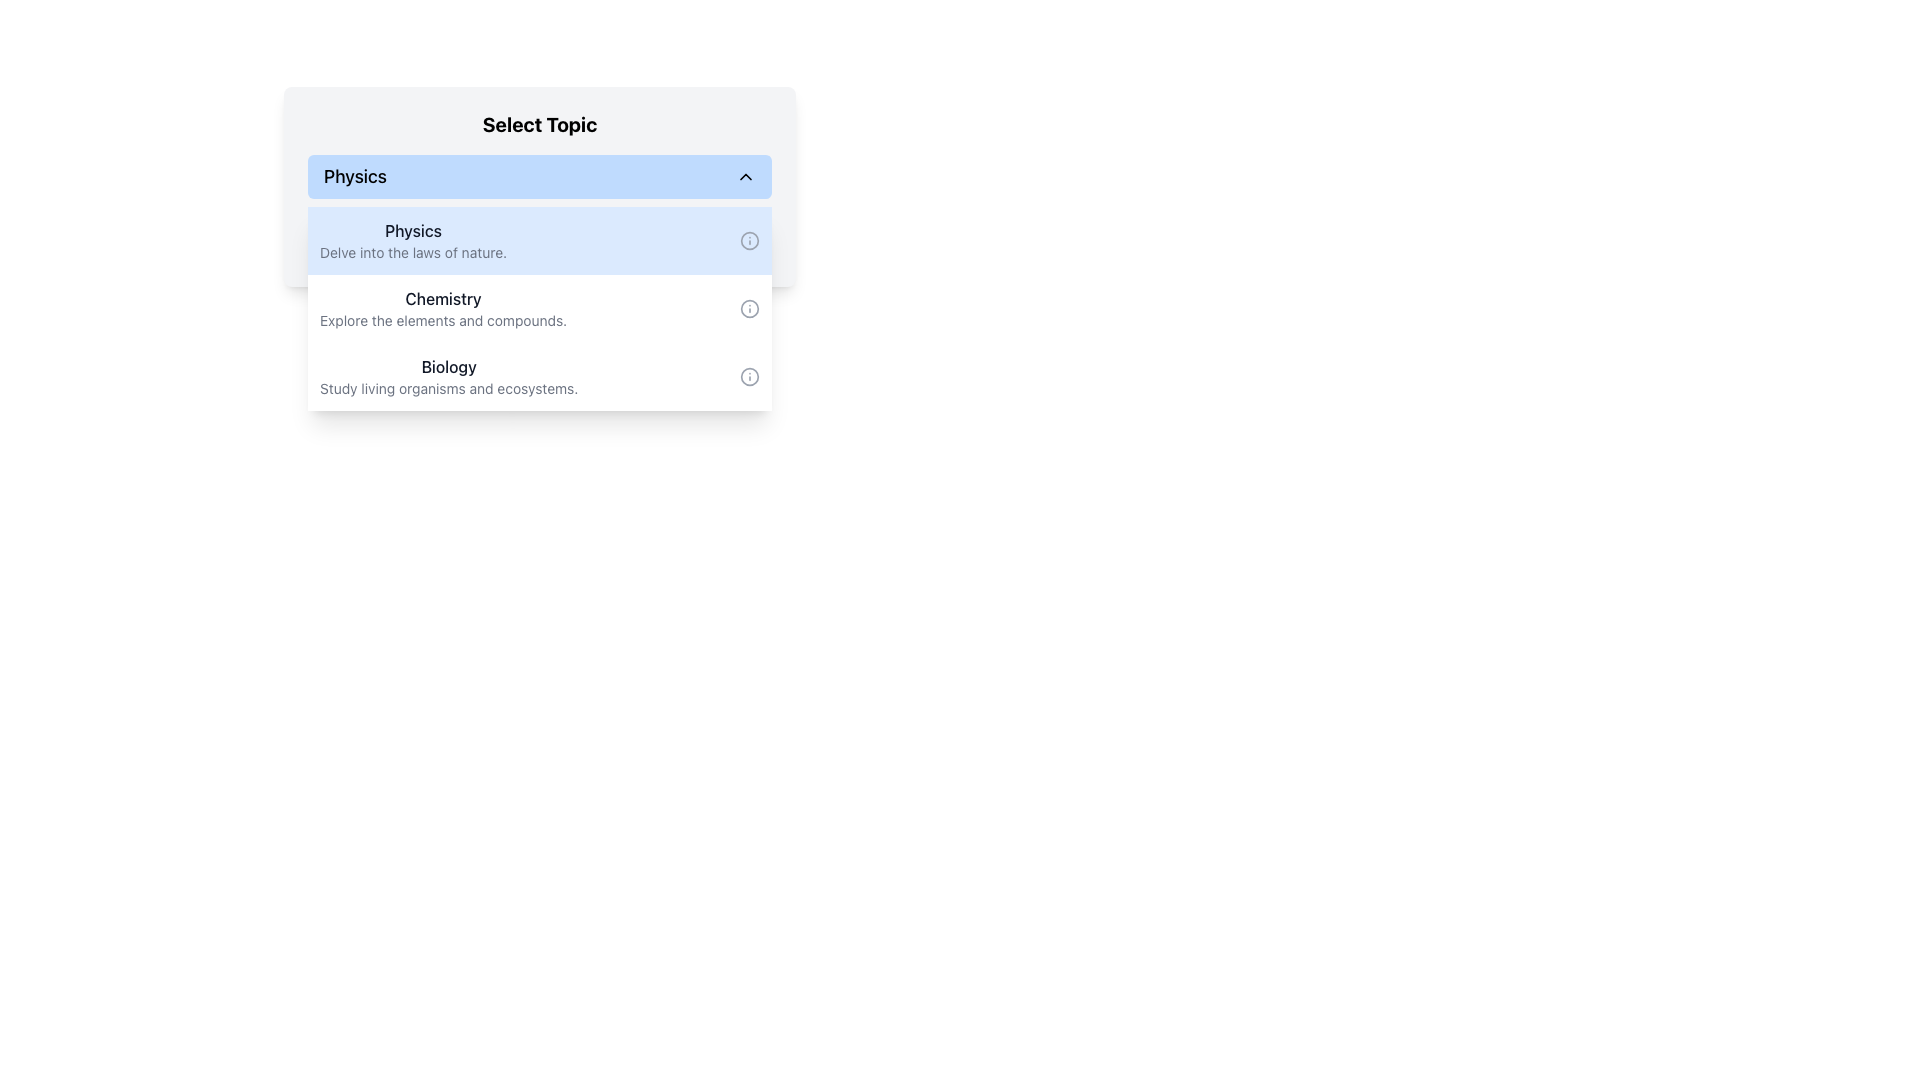 This screenshot has height=1080, width=1920. I want to click on the informational badge labeled 'Selected: Physics', which is a rectangular button-like component with a light green background and rounded corners, located beneath the 'Physics' list item, so click(539, 238).